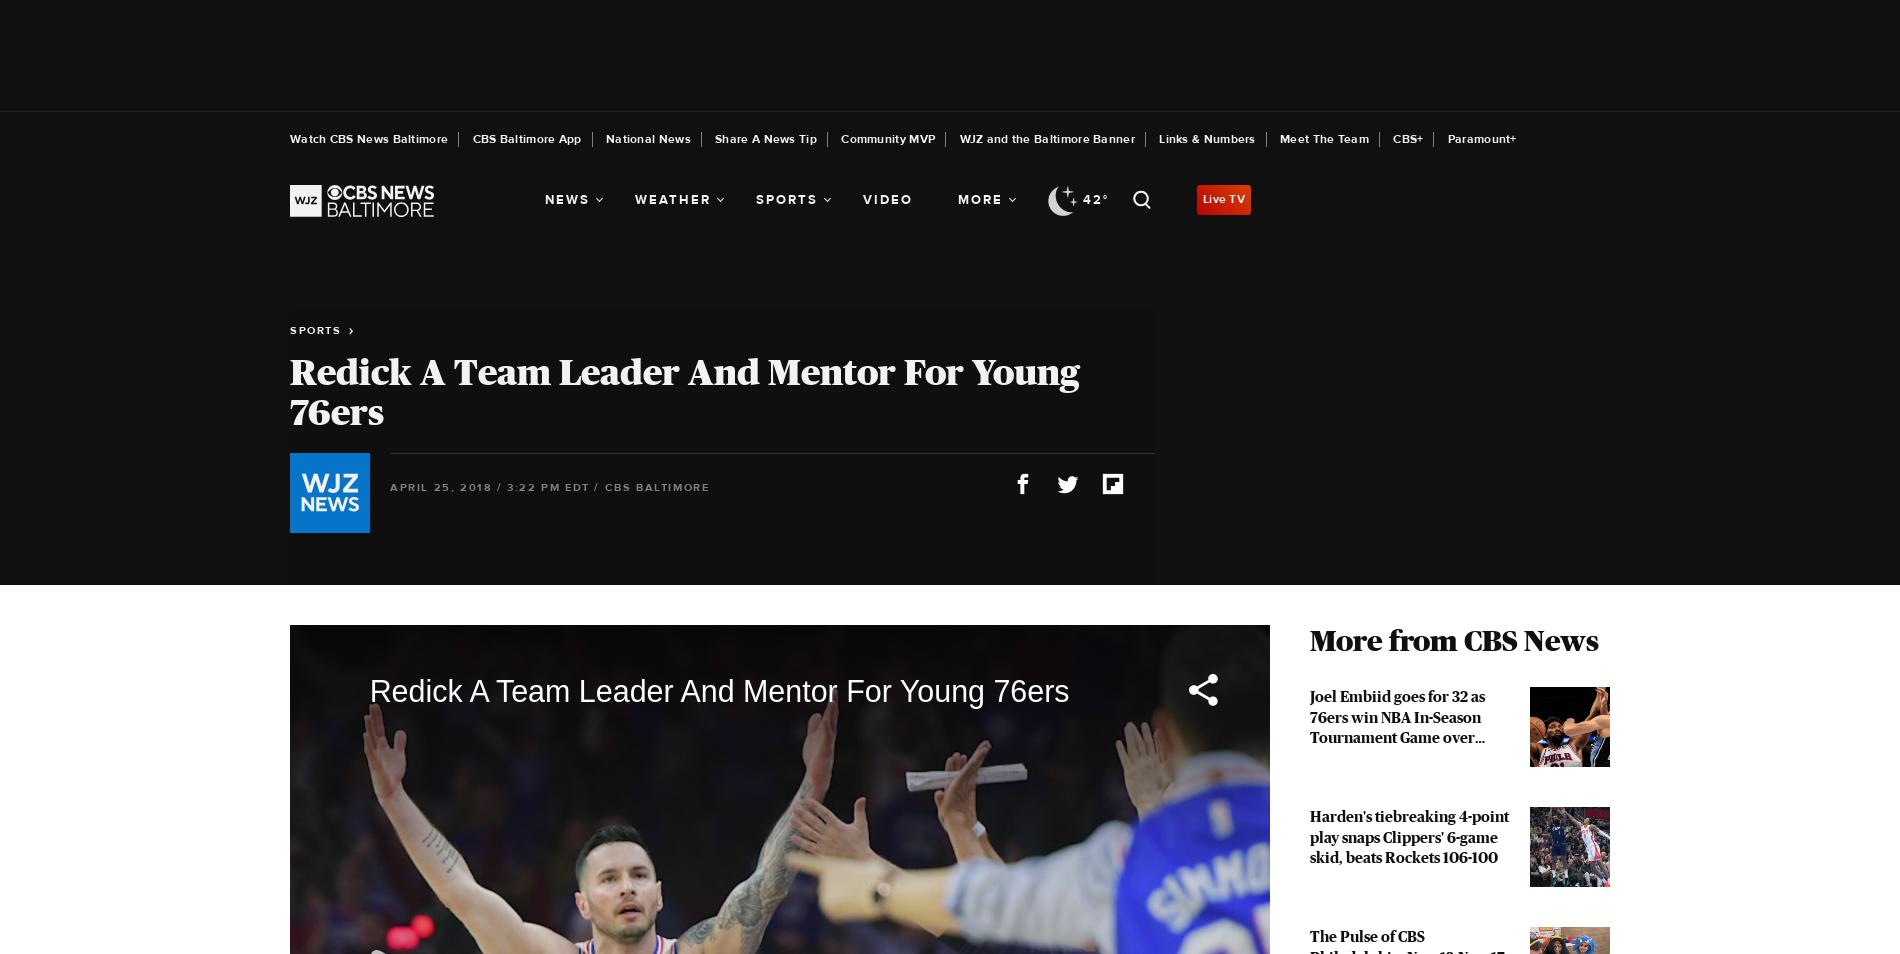  I want to click on 'WJZ and the Baltimore Banner', so click(1046, 138).